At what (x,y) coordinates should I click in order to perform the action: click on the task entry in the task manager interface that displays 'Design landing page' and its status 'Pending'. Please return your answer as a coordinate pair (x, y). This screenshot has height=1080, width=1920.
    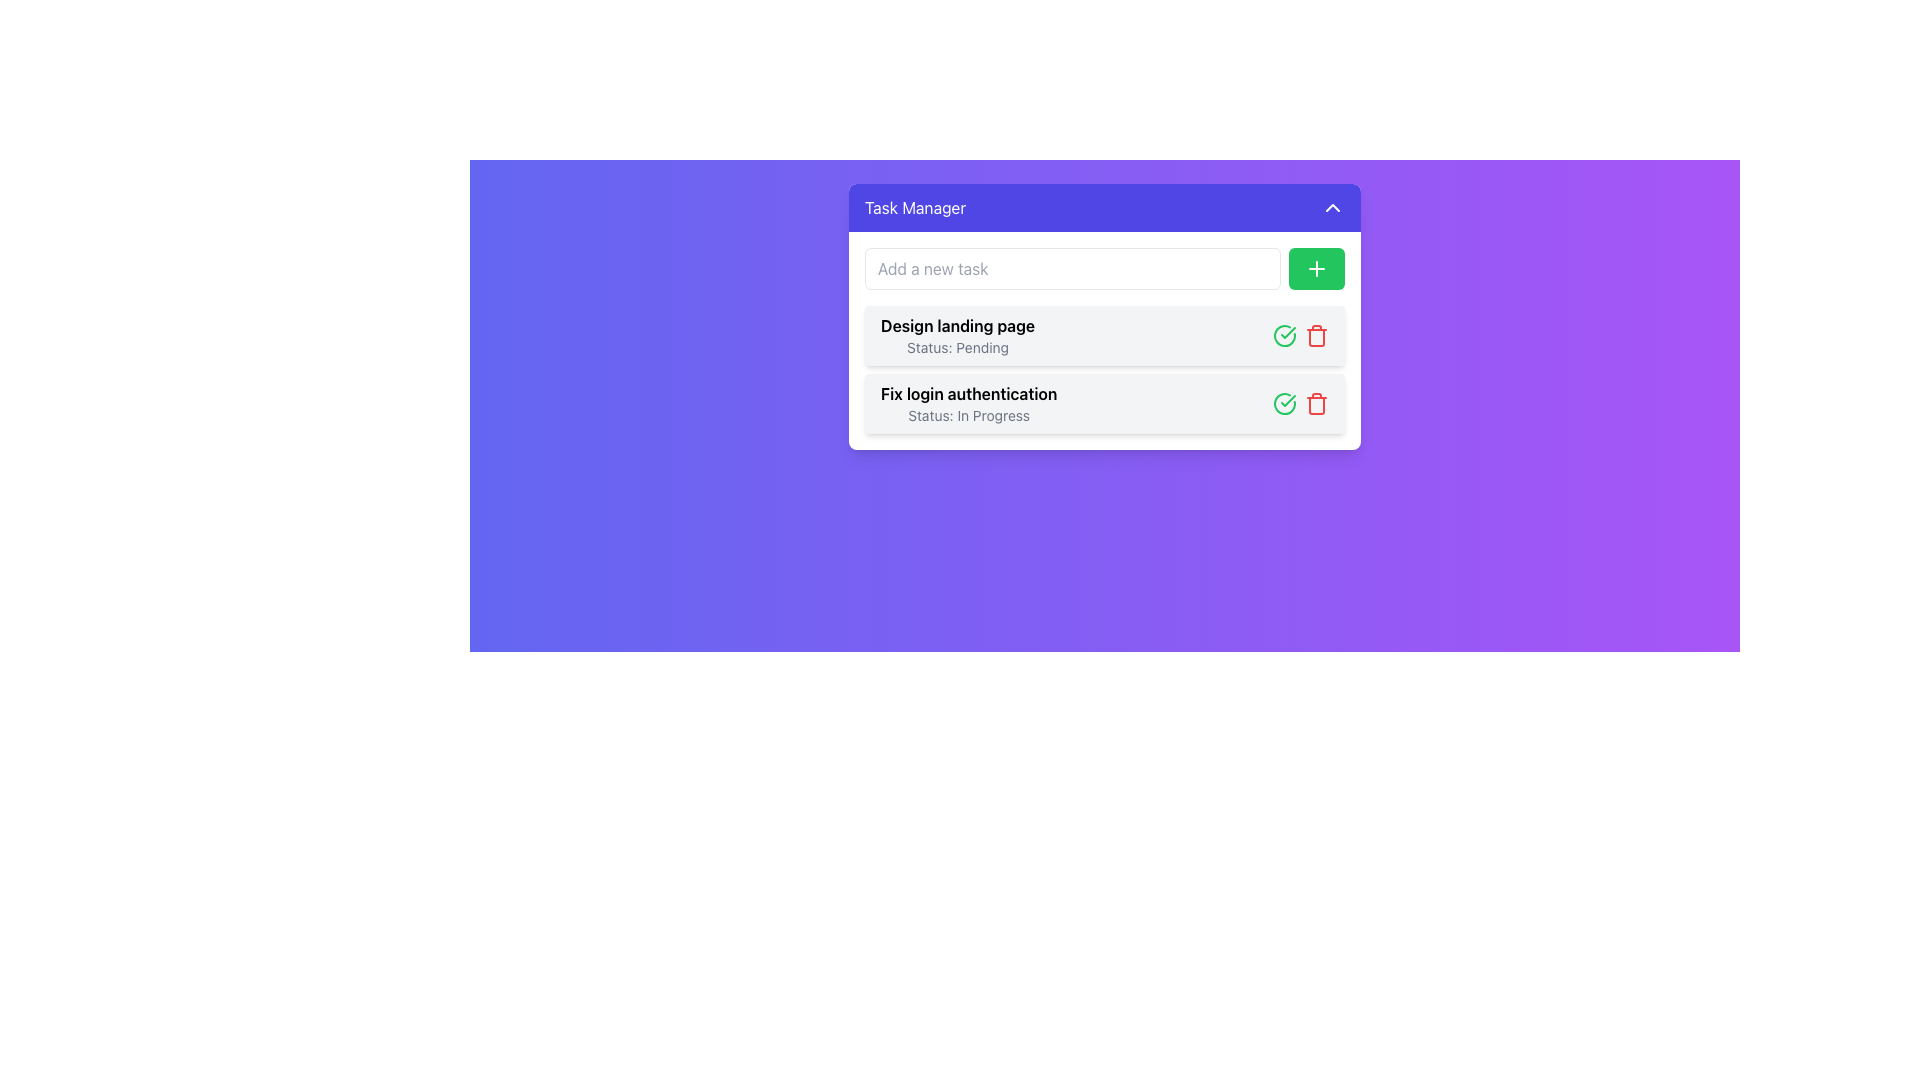
    Looking at the image, I should click on (1103, 334).